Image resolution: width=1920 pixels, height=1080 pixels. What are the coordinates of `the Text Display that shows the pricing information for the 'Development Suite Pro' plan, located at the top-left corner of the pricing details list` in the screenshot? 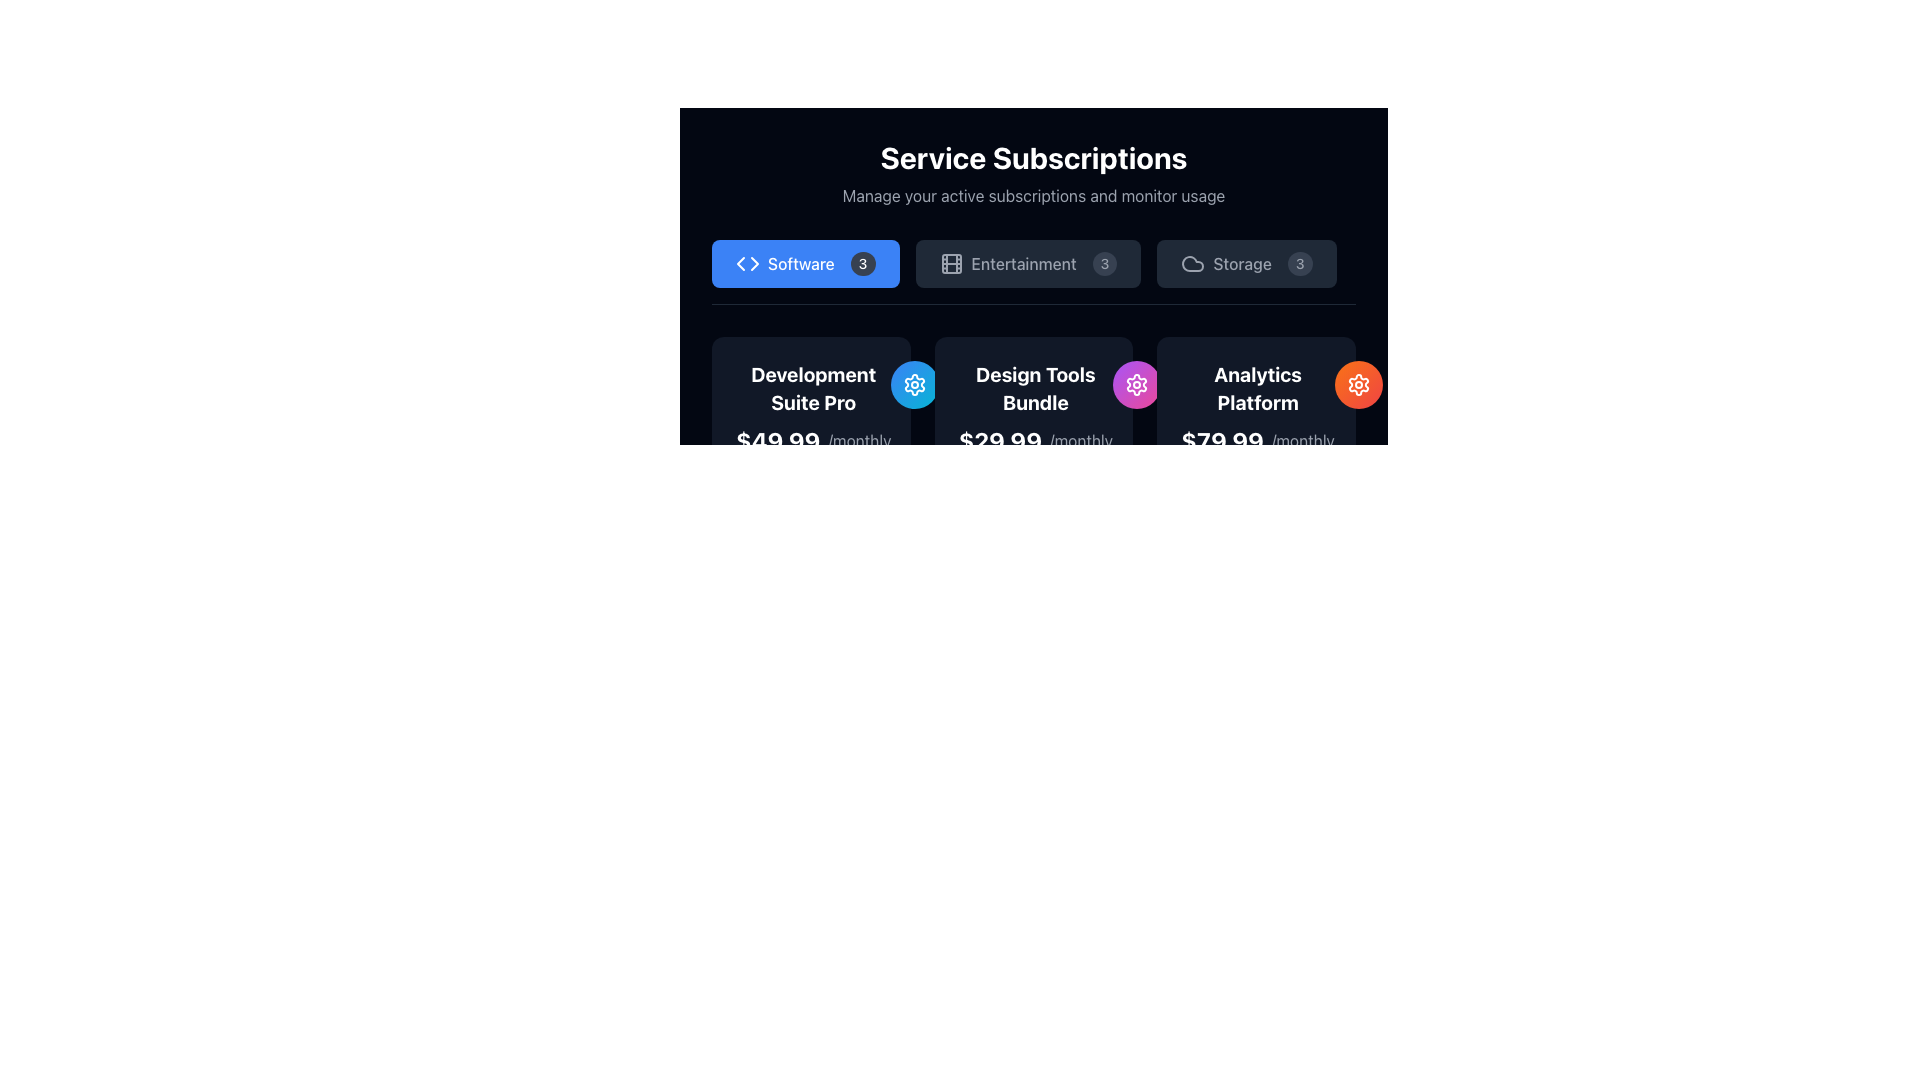 It's located at (777, 439).